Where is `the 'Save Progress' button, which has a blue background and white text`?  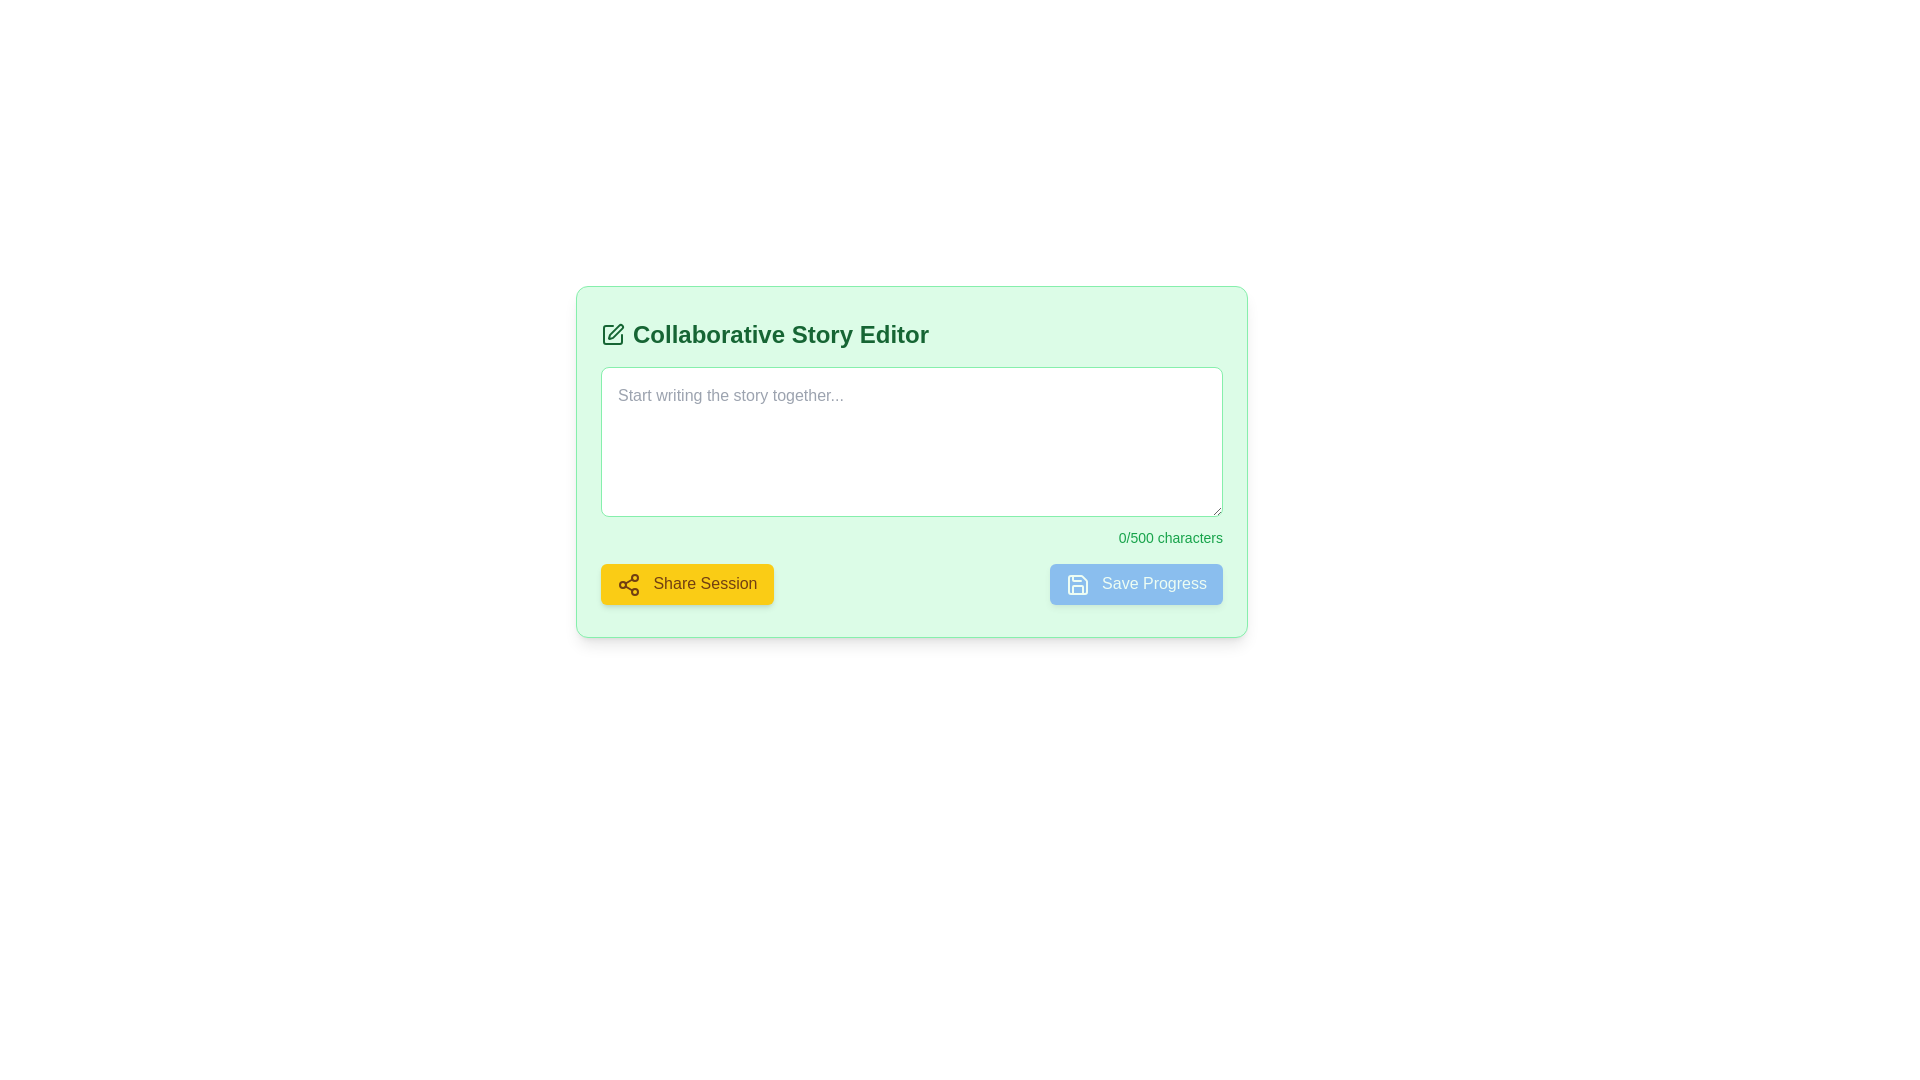 the 'Save Progress' button, which has a blue background and white text is located at coordinates (1136, 584).